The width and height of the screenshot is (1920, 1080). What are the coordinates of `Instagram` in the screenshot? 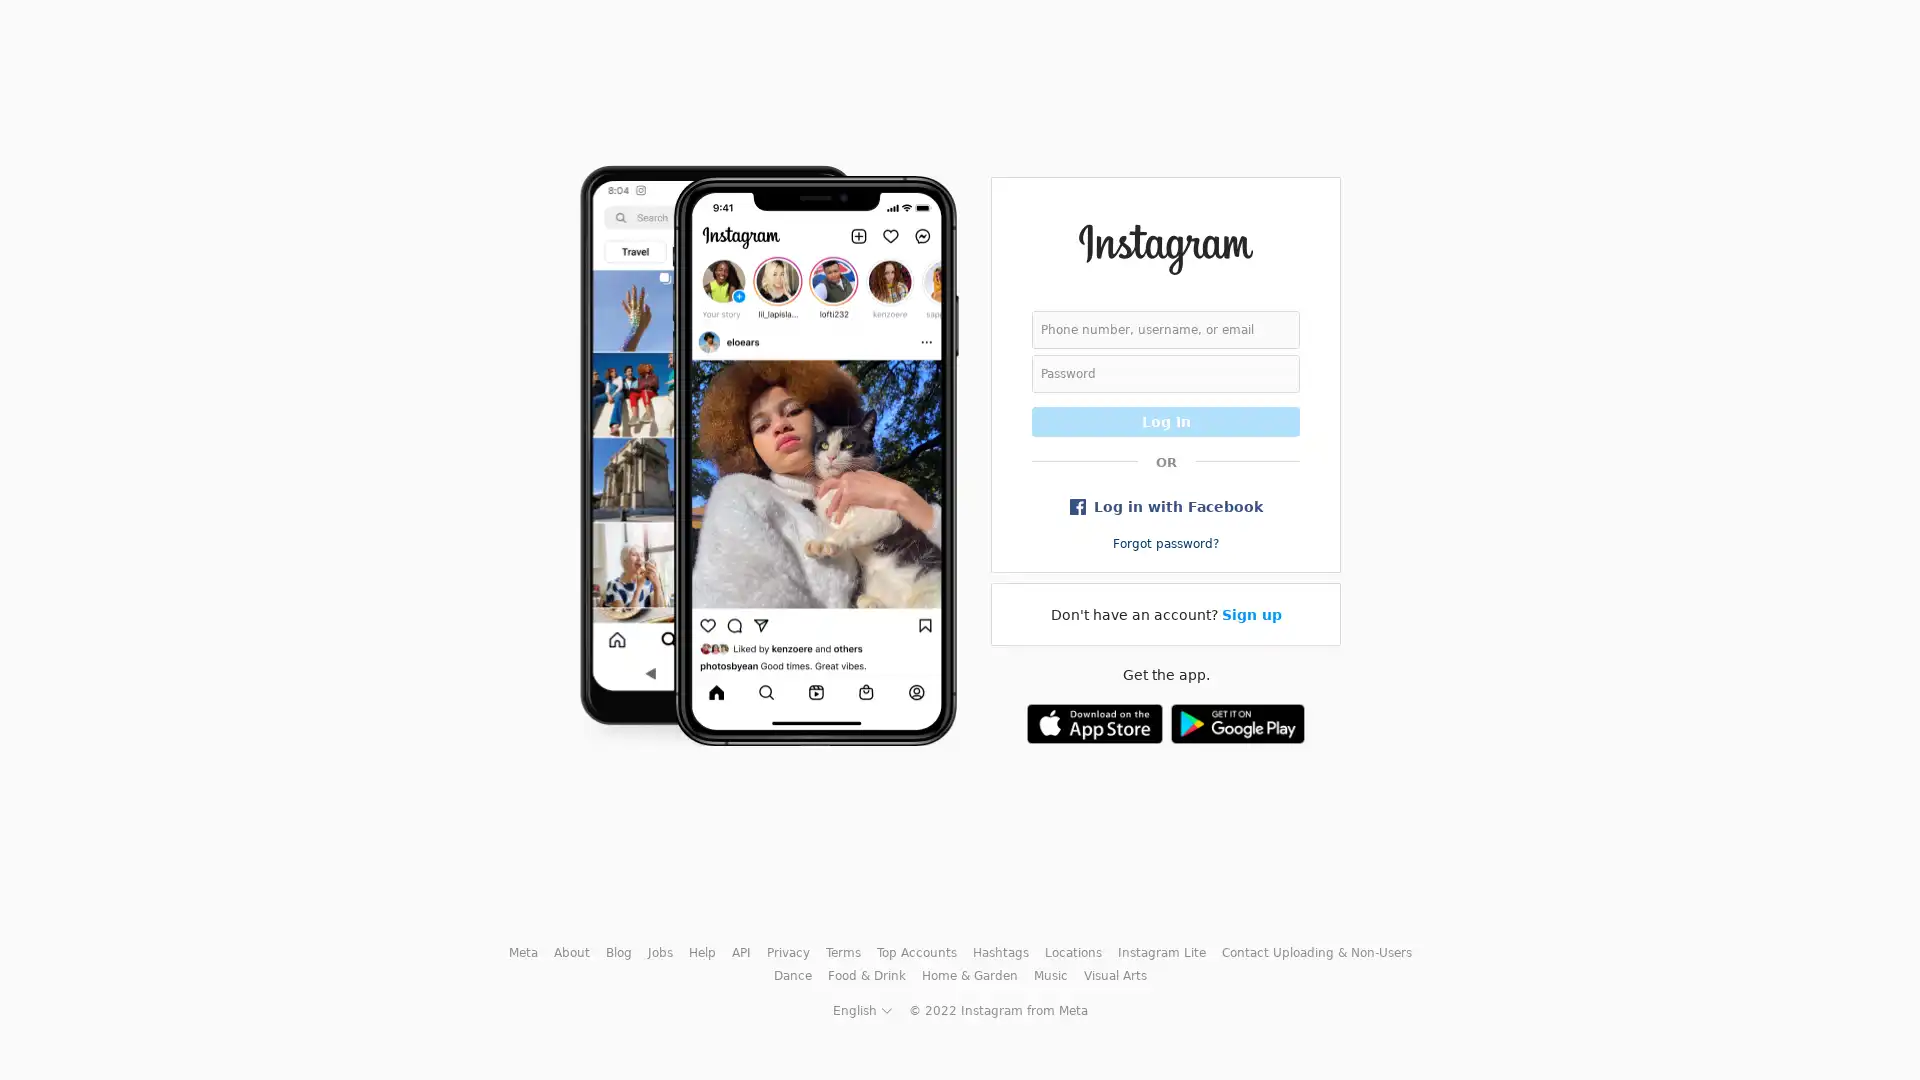 It's located at (1165, 248).